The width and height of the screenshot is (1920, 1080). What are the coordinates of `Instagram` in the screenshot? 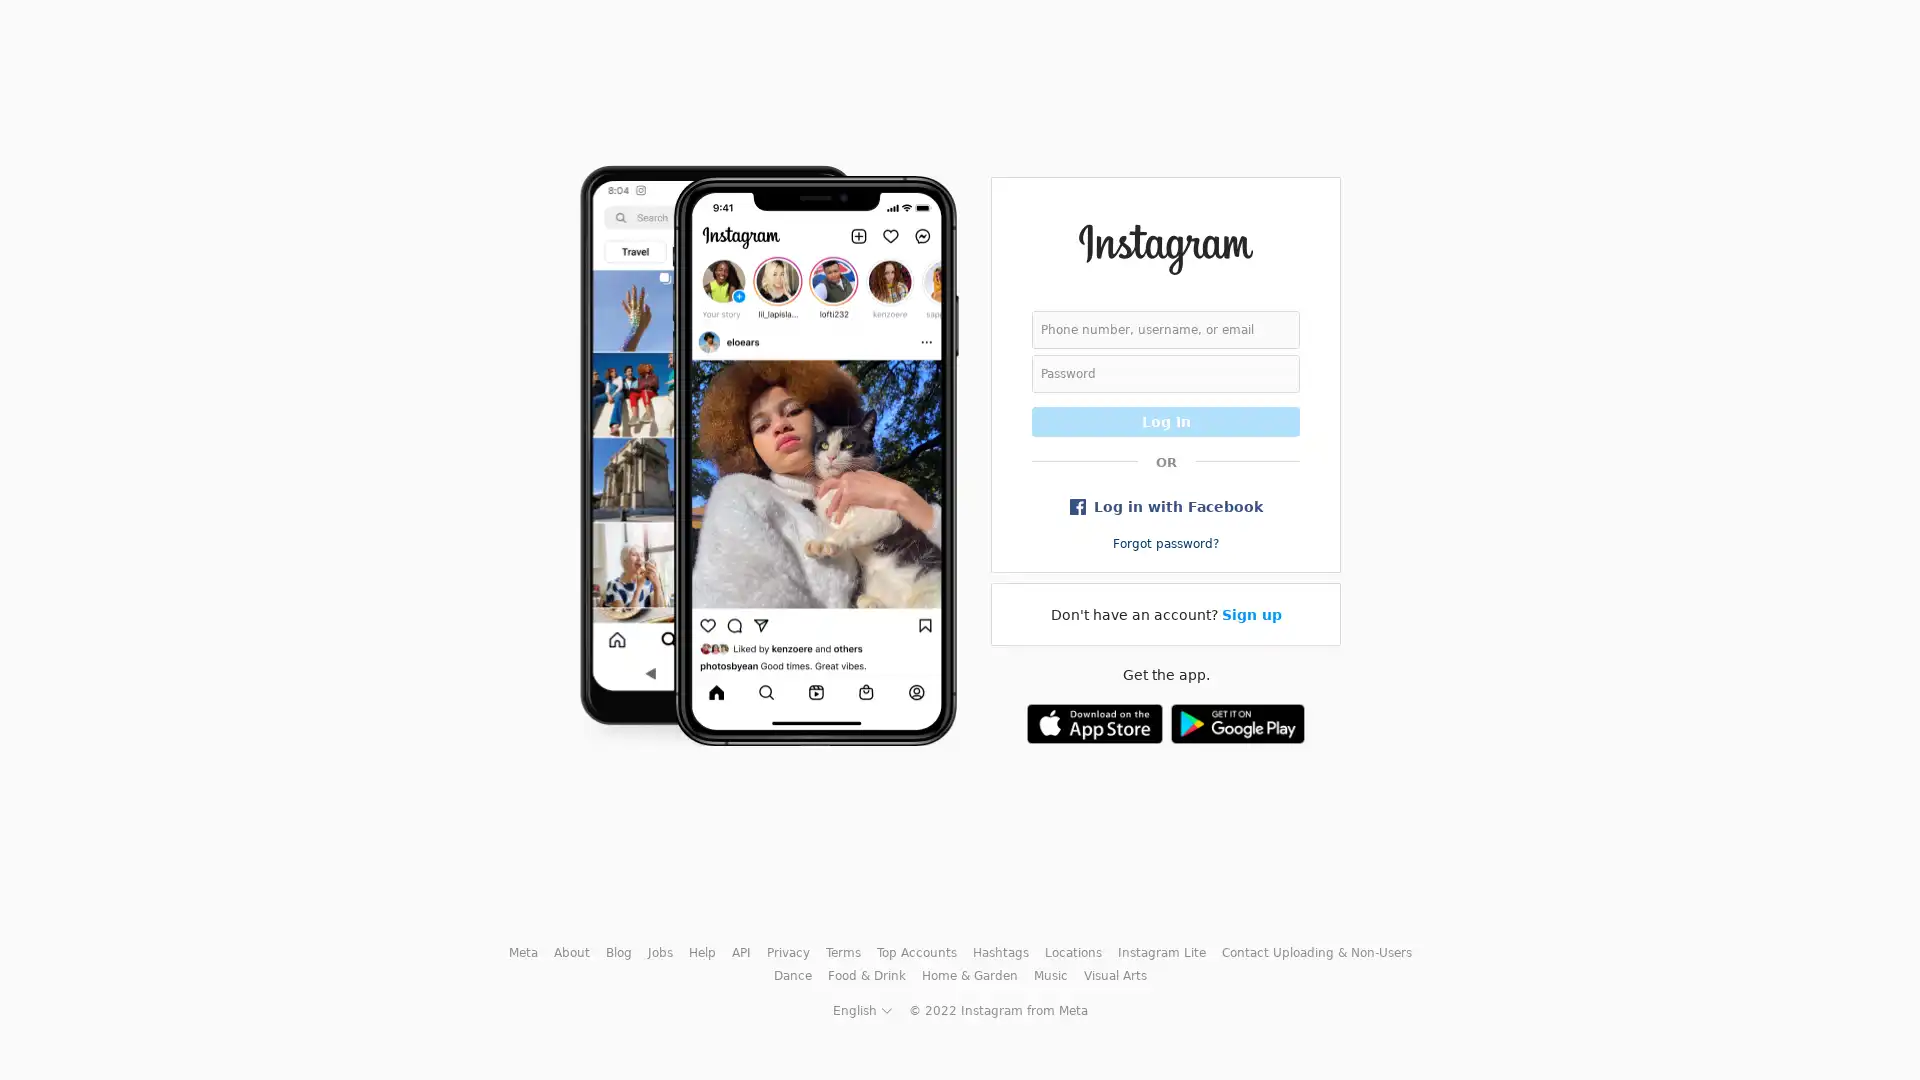 It's located at (1165, 248).